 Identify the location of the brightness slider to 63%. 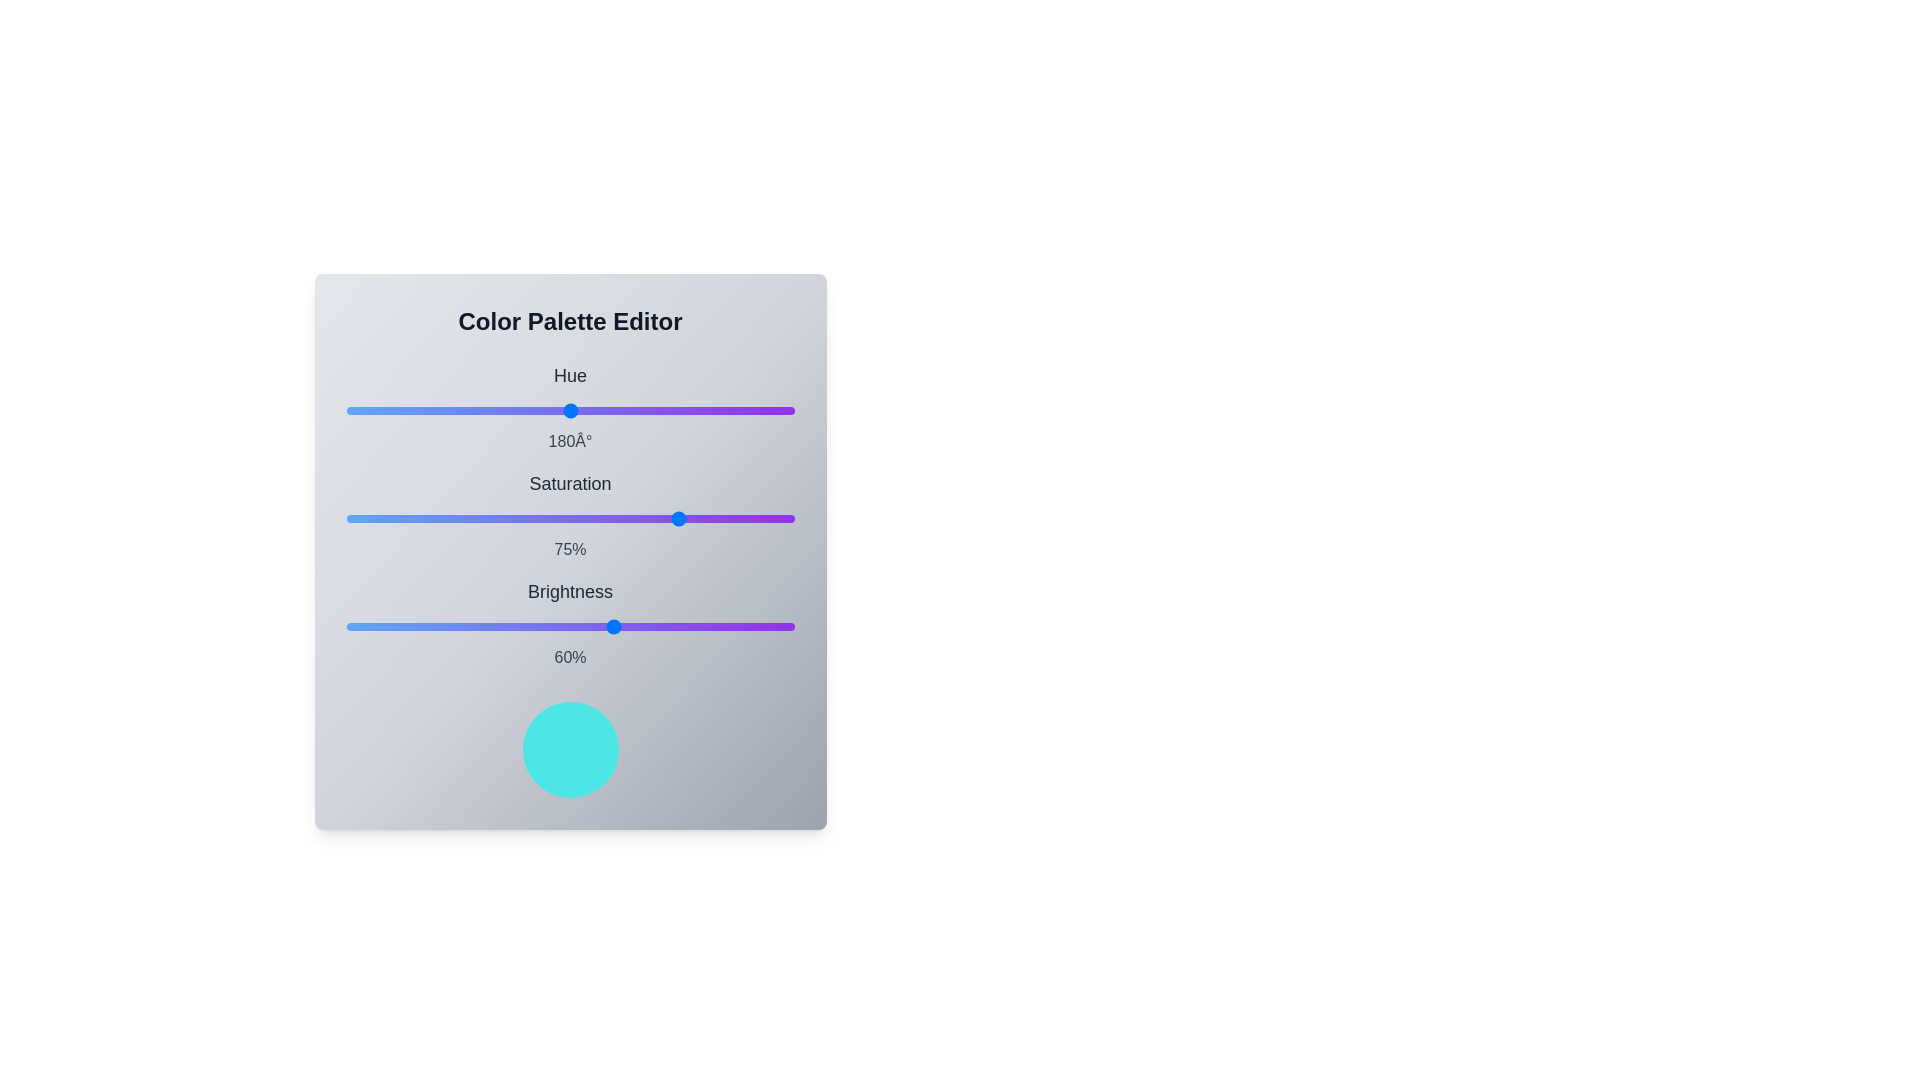
(627, 626).